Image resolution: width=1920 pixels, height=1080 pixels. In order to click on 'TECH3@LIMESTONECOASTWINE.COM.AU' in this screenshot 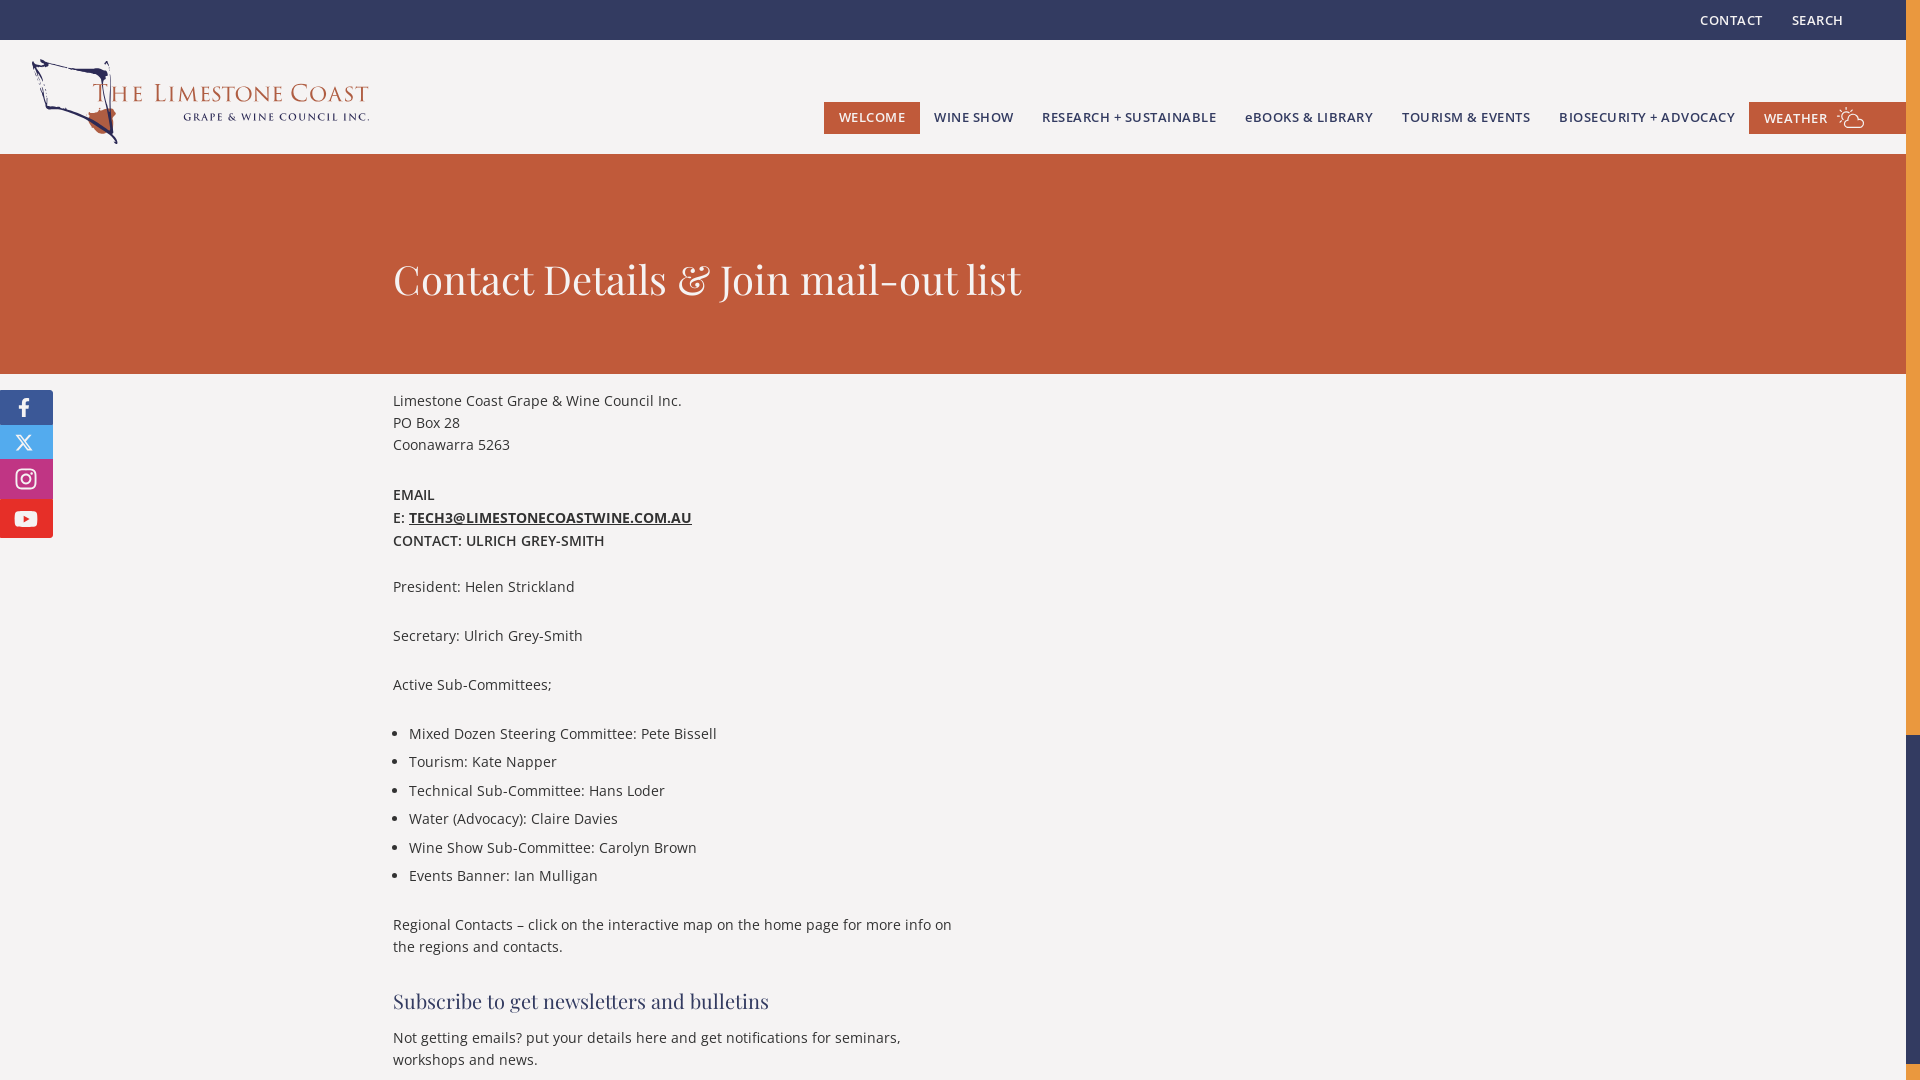, I will do `click(407, 516)`.